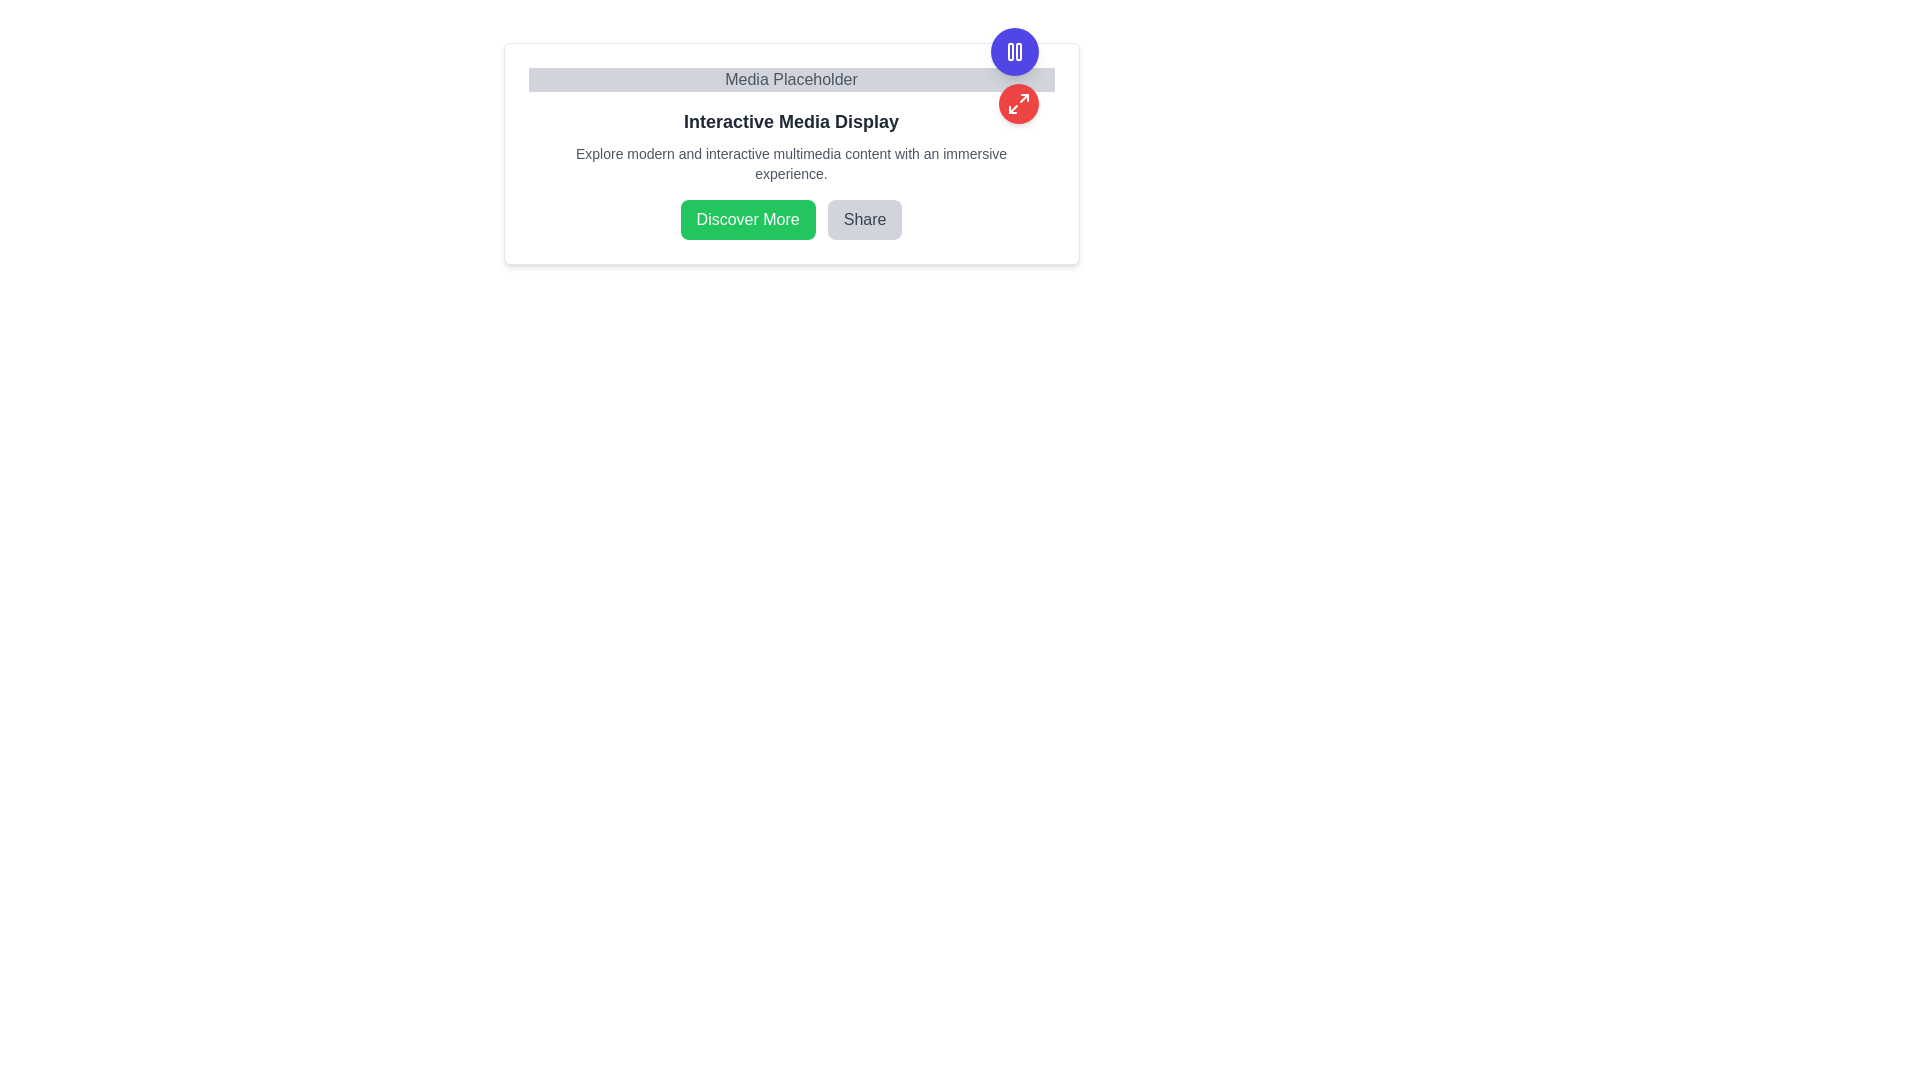 This screenshot has height=1080, width=1920. Describe the element at coordinates (790, 79) in the screenshot. I see `the rectangular media placeholder with a gray background that contains the text 'Media Placeholder', positioned above the heading 'Interactive Media Display'` at that location.